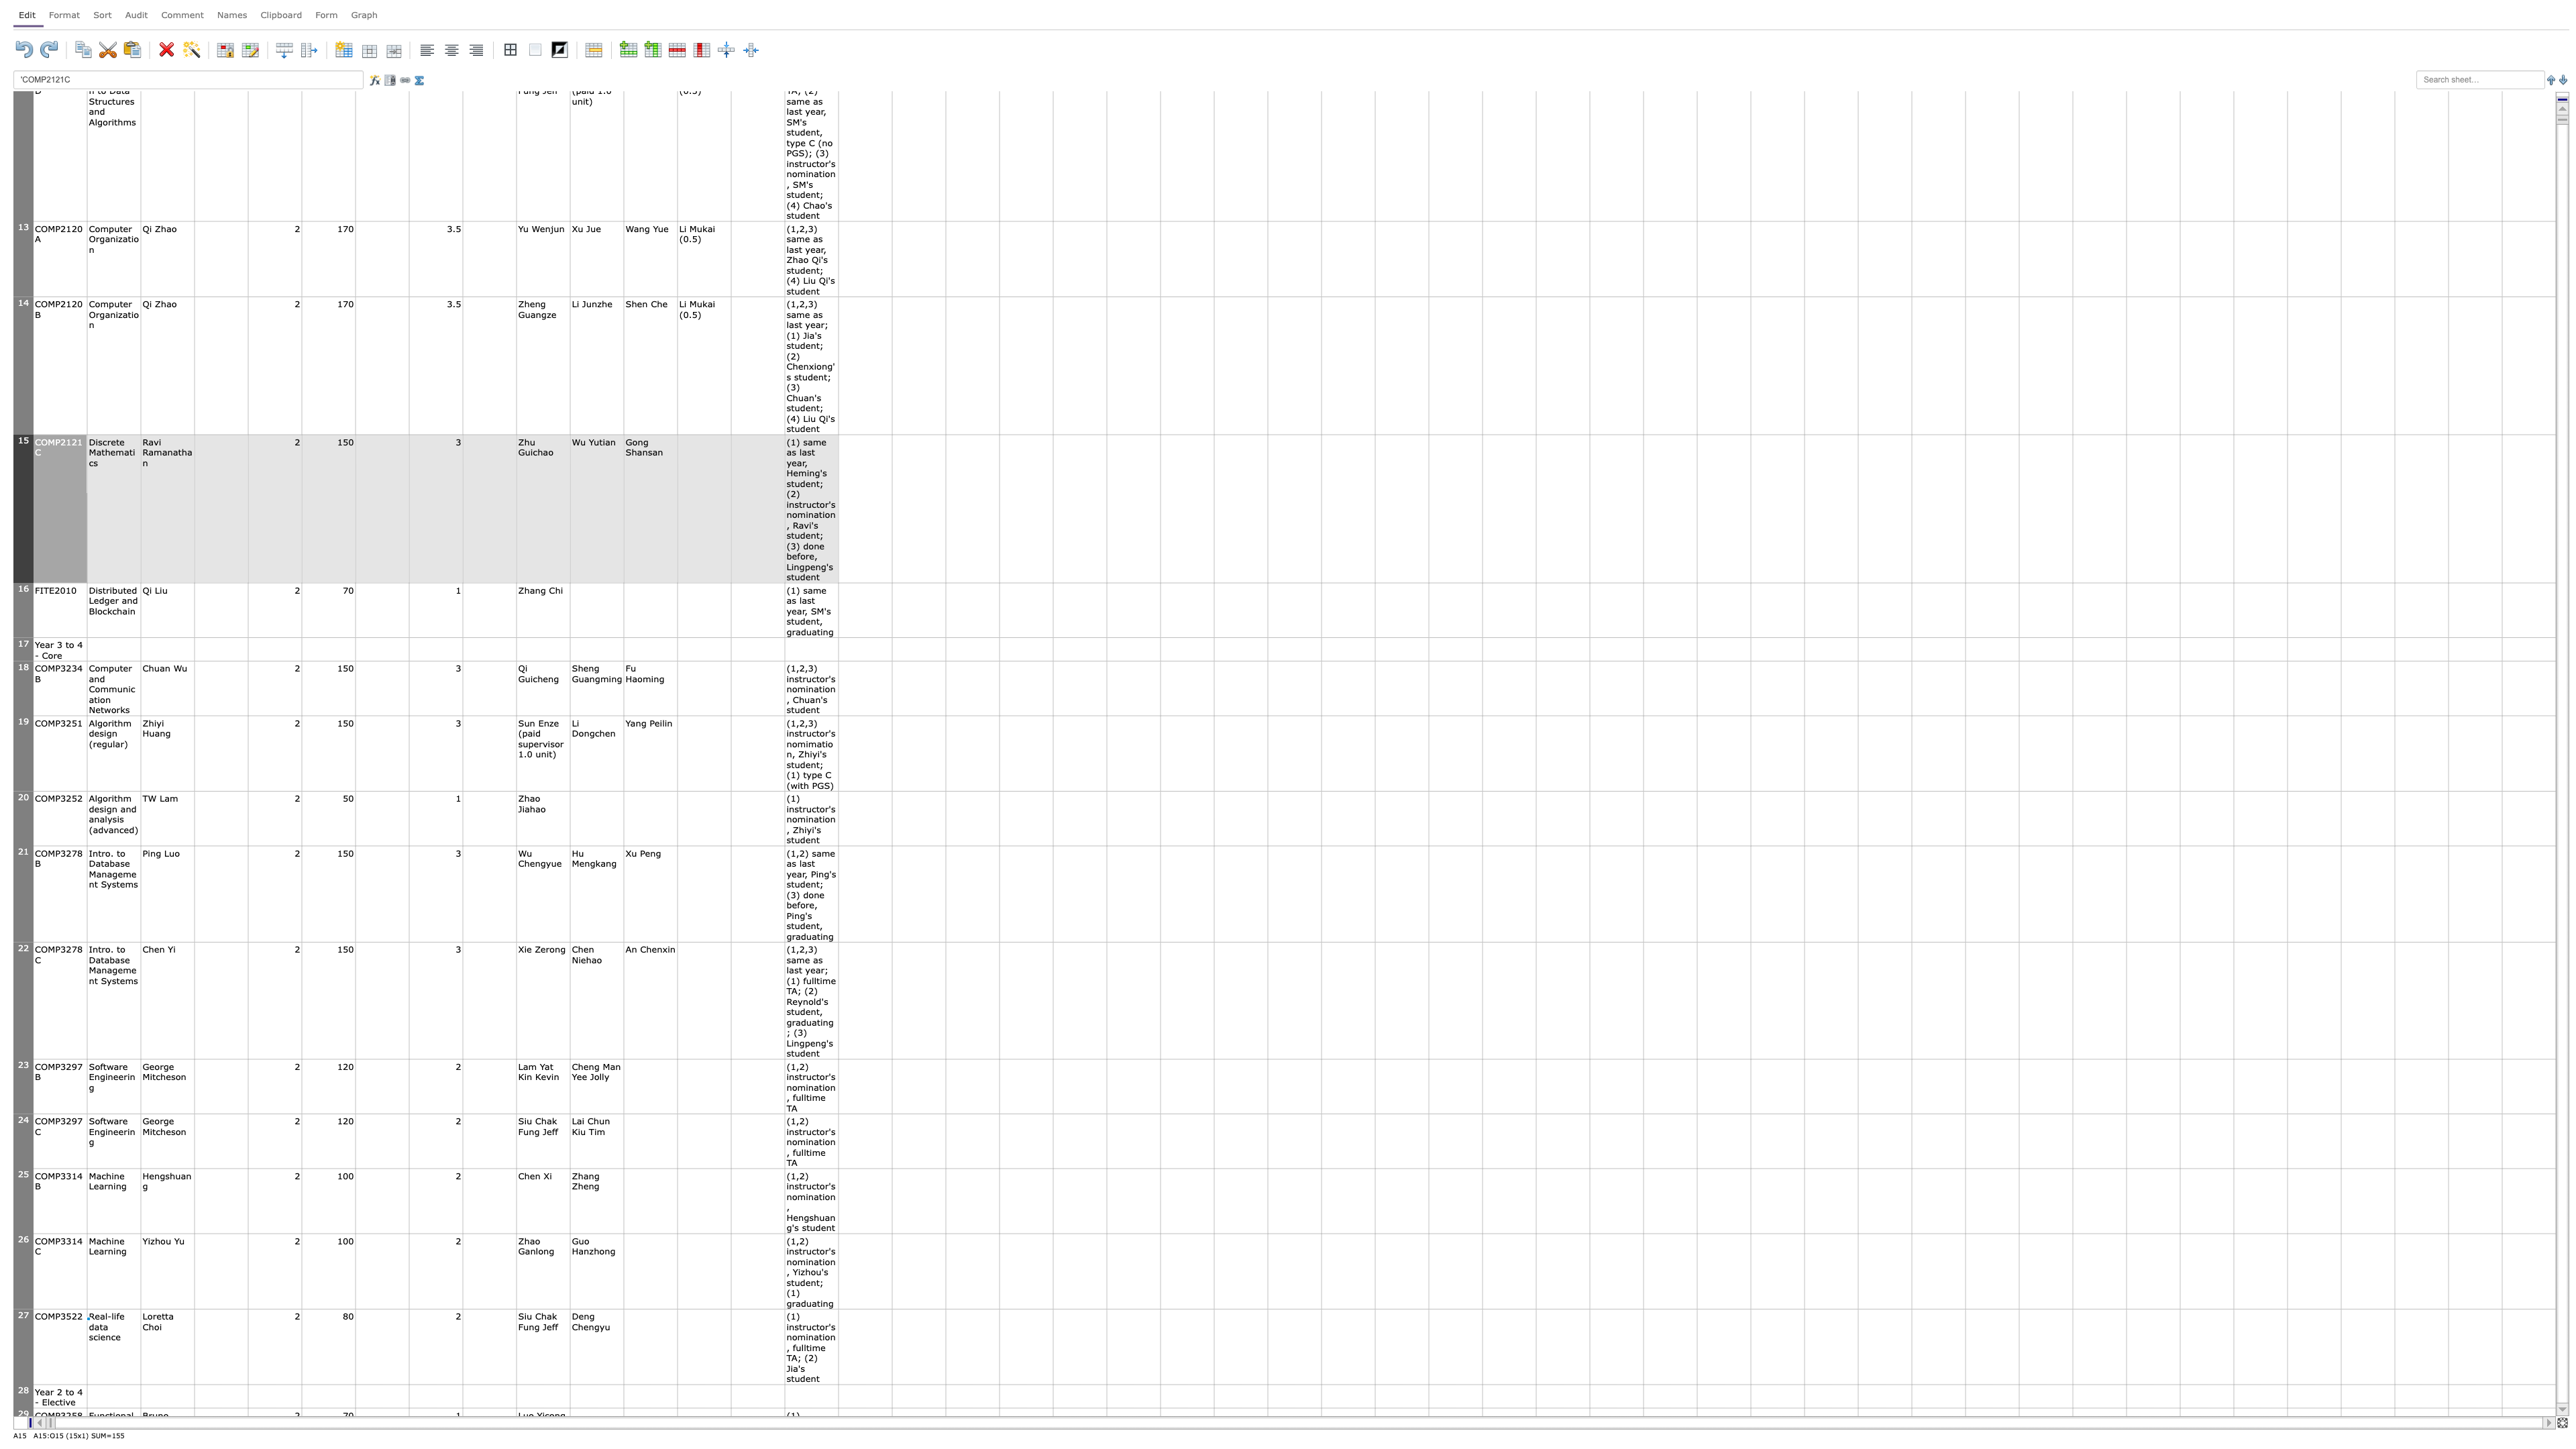 The width and height of the screenshot is (2576, 1449). What do you see at coordinates (23, 1384) in the screenshot?
I see `row 27's header bottom edge for resizing` at bounding box center [23, 1384].